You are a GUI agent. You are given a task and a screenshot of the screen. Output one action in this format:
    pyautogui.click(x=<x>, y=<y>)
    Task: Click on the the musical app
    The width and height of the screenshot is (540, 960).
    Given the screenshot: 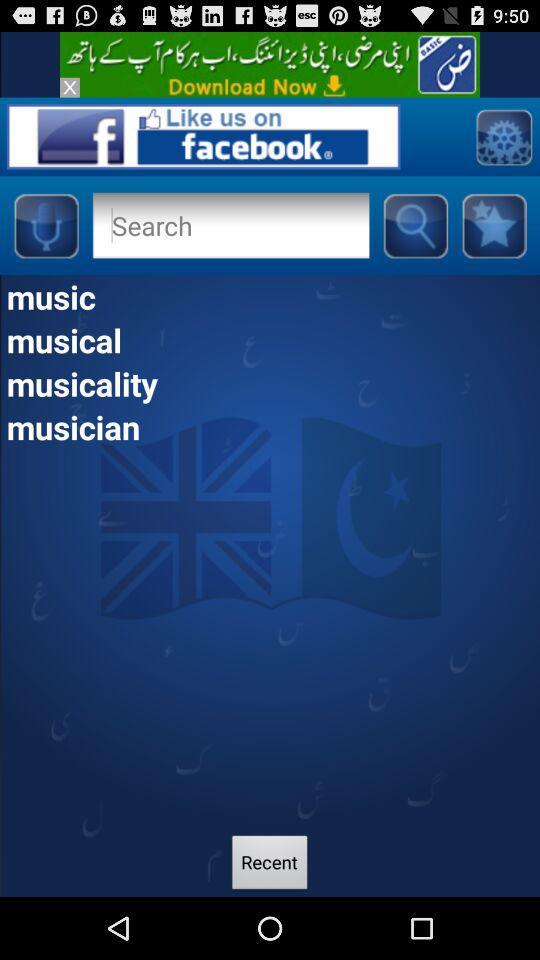 What is the action you would take?
    pyautogui.click(x=270, y=339)
    